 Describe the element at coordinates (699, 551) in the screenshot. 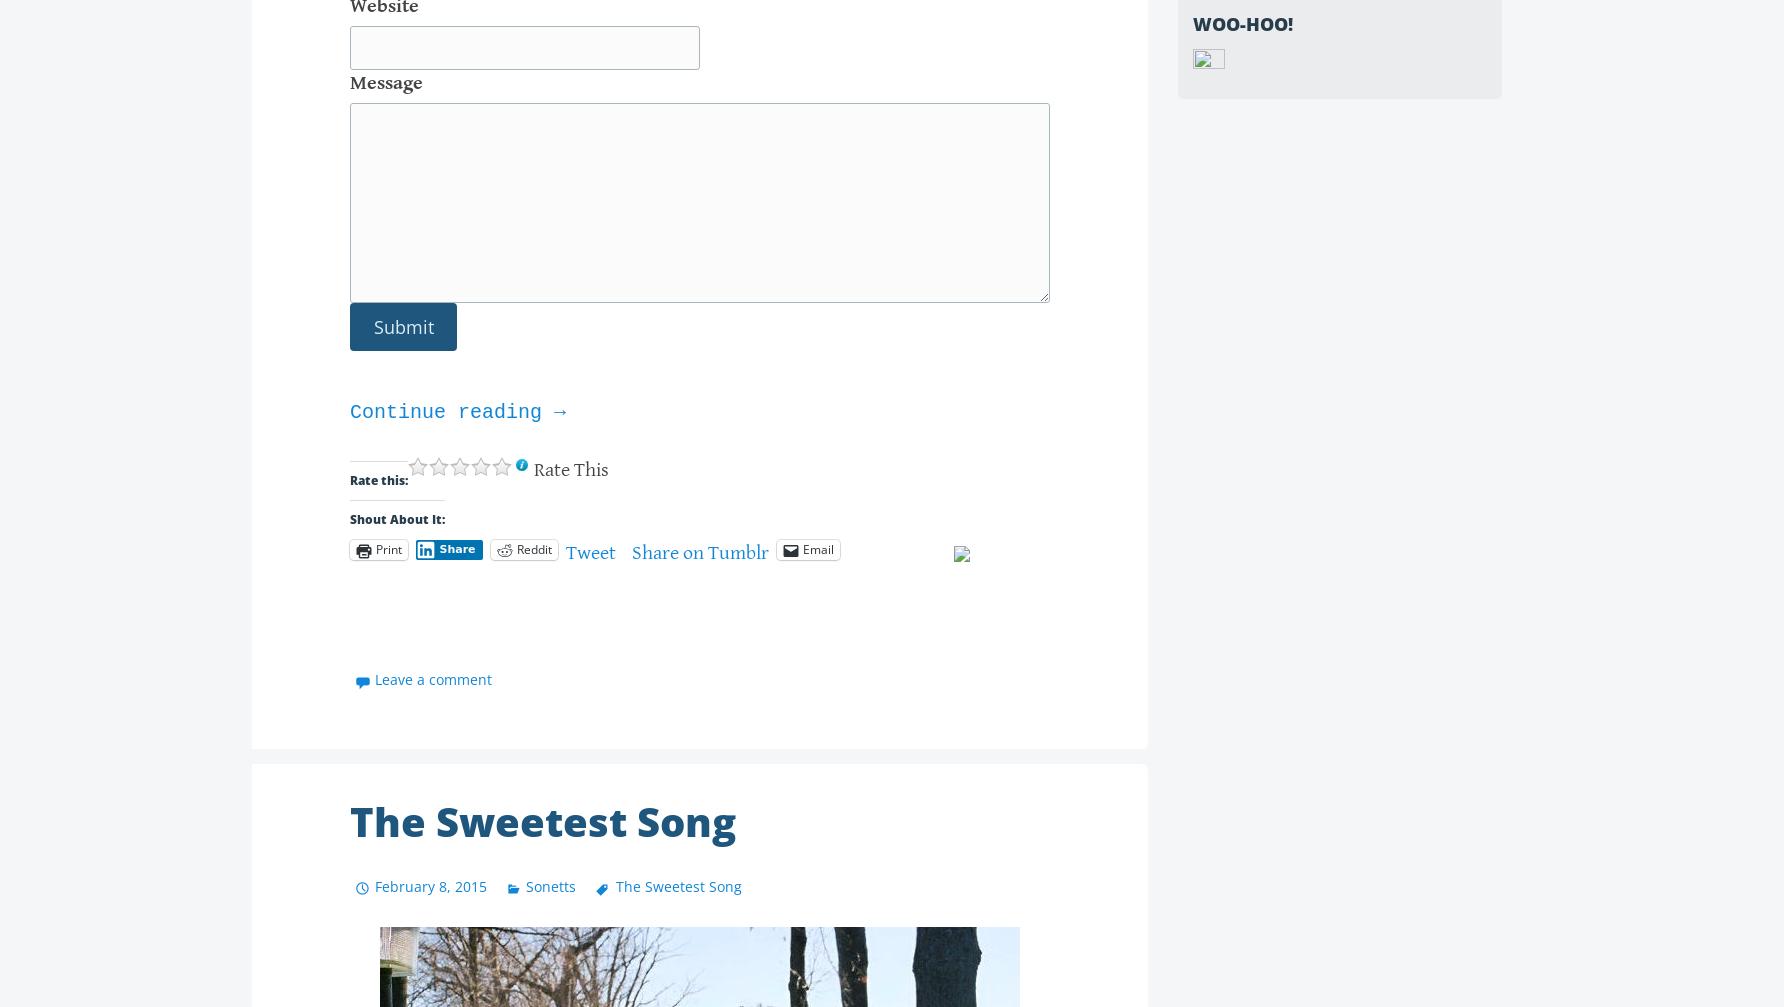

I see `'Share on Tumblr'` at that location.